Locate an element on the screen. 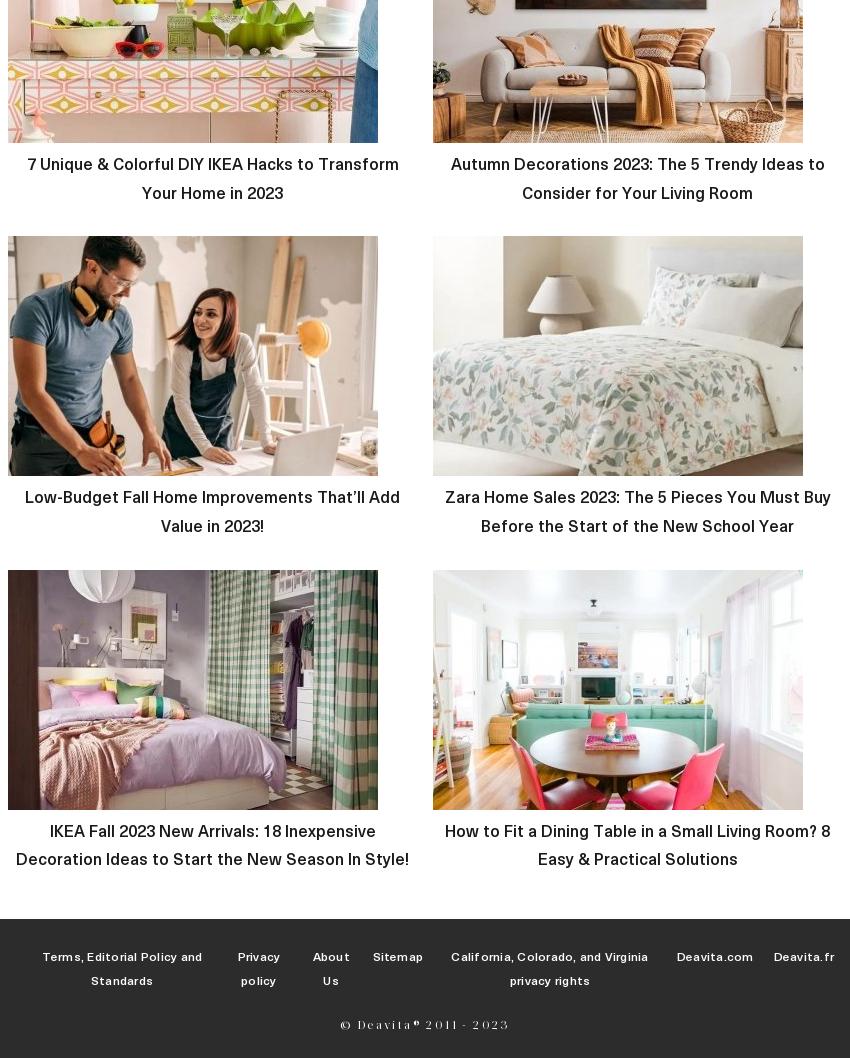  'Zara Home Sales 2023: The 5 Pieces You Must Buy Before the Start of the New School Year' is located at coordinates (635, 510).